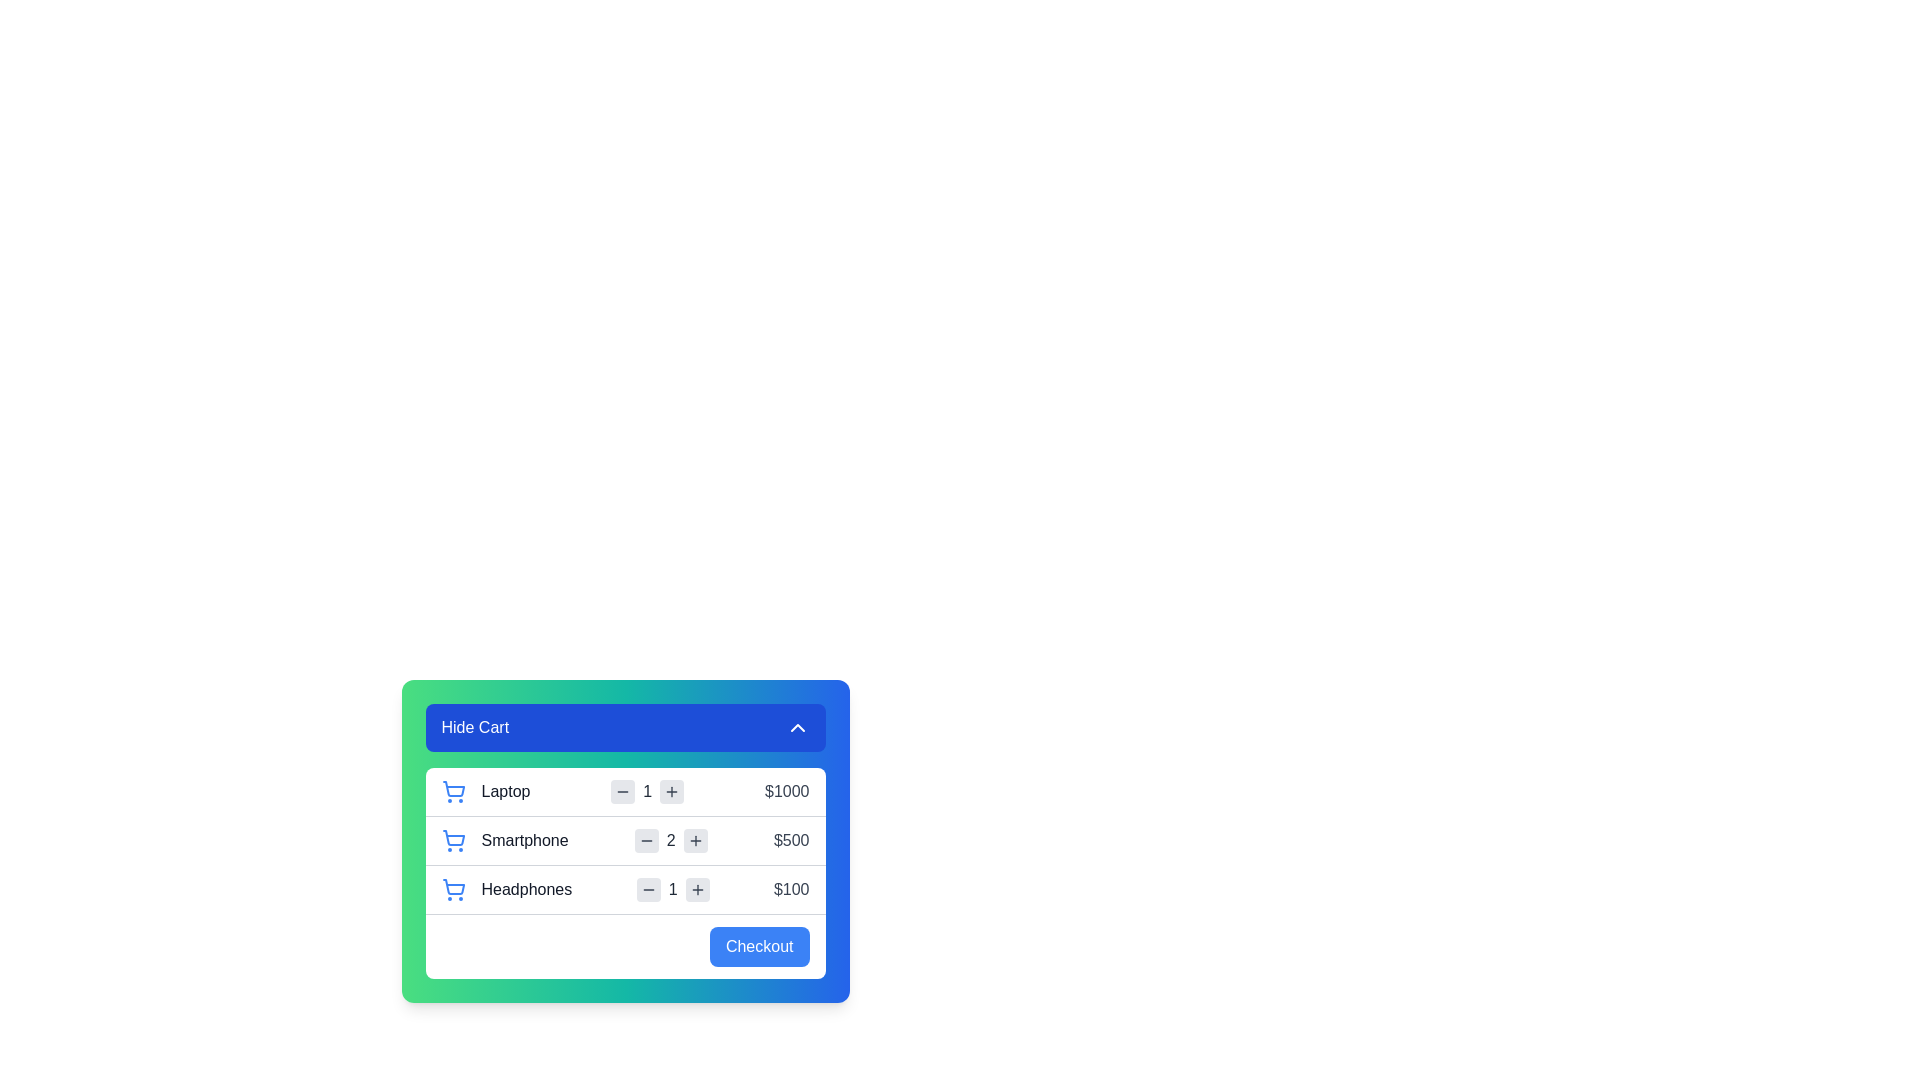  Describe the element at coordinates (697, 889) in the screenshot. I see `the increment button with a plus symbol (+) located in the 'Headphones' row of the shopping cart interface to increase the item quantity` at that location.